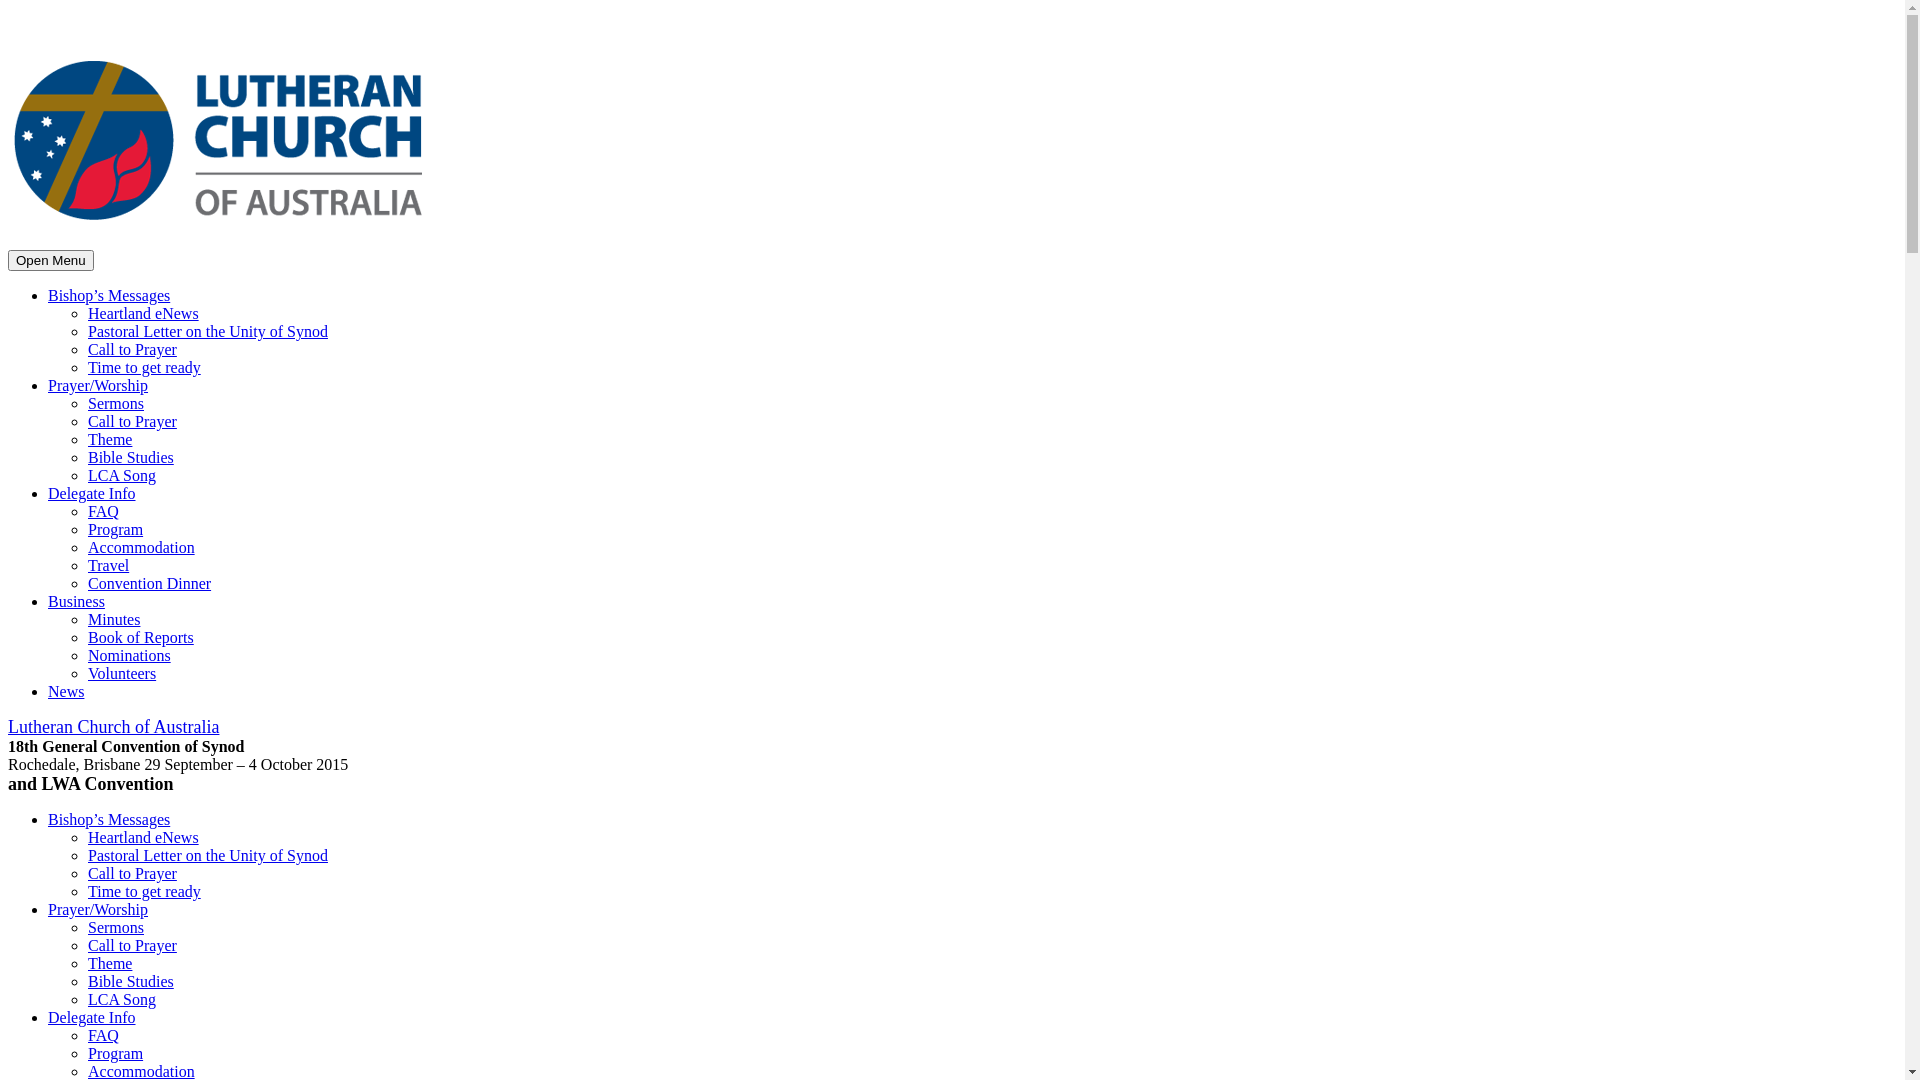 This screenshot has height=1080, width=1920. Describe the element at coordinates (120, 475) in the screenshot. I see `'LCA Song'` at that location.